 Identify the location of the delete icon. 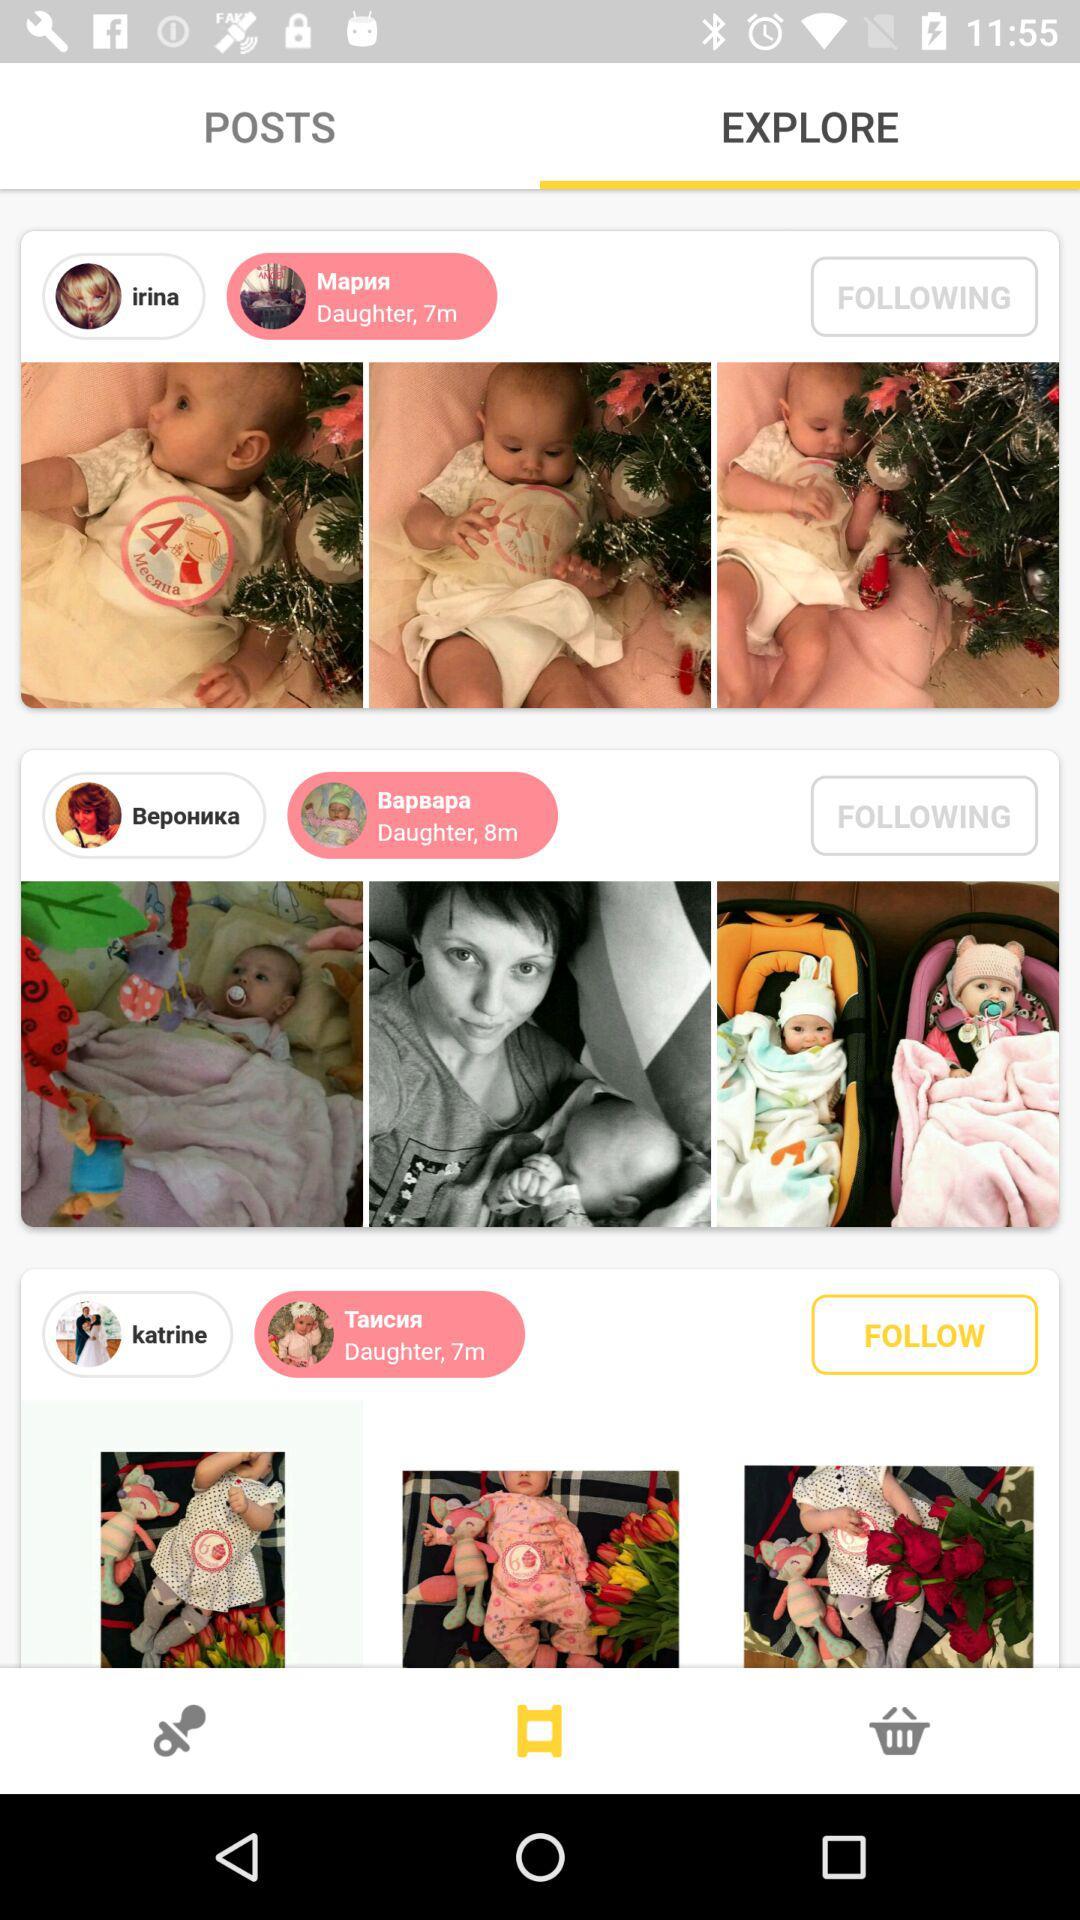
(898, 1730).